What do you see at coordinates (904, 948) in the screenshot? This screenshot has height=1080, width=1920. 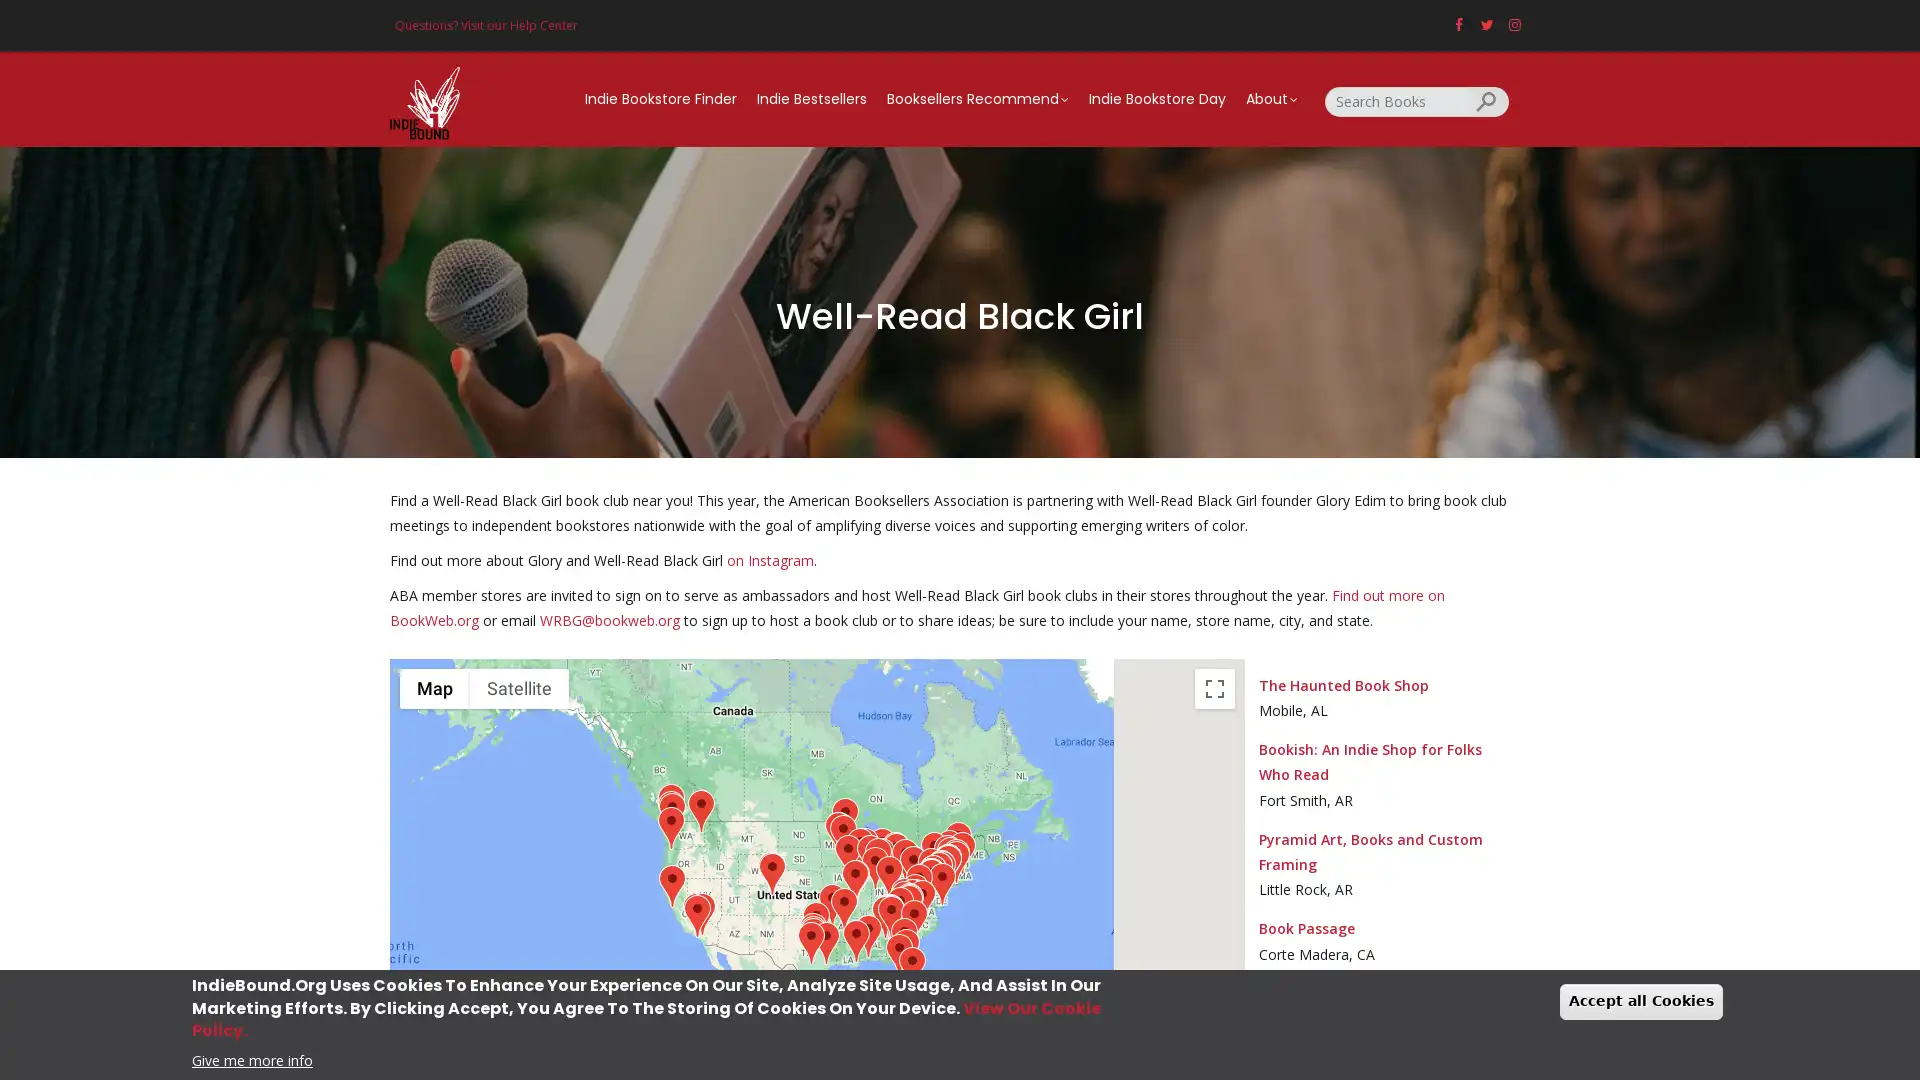 I see `The Writer's Block Bookstore` at bounding box center [904, 948].